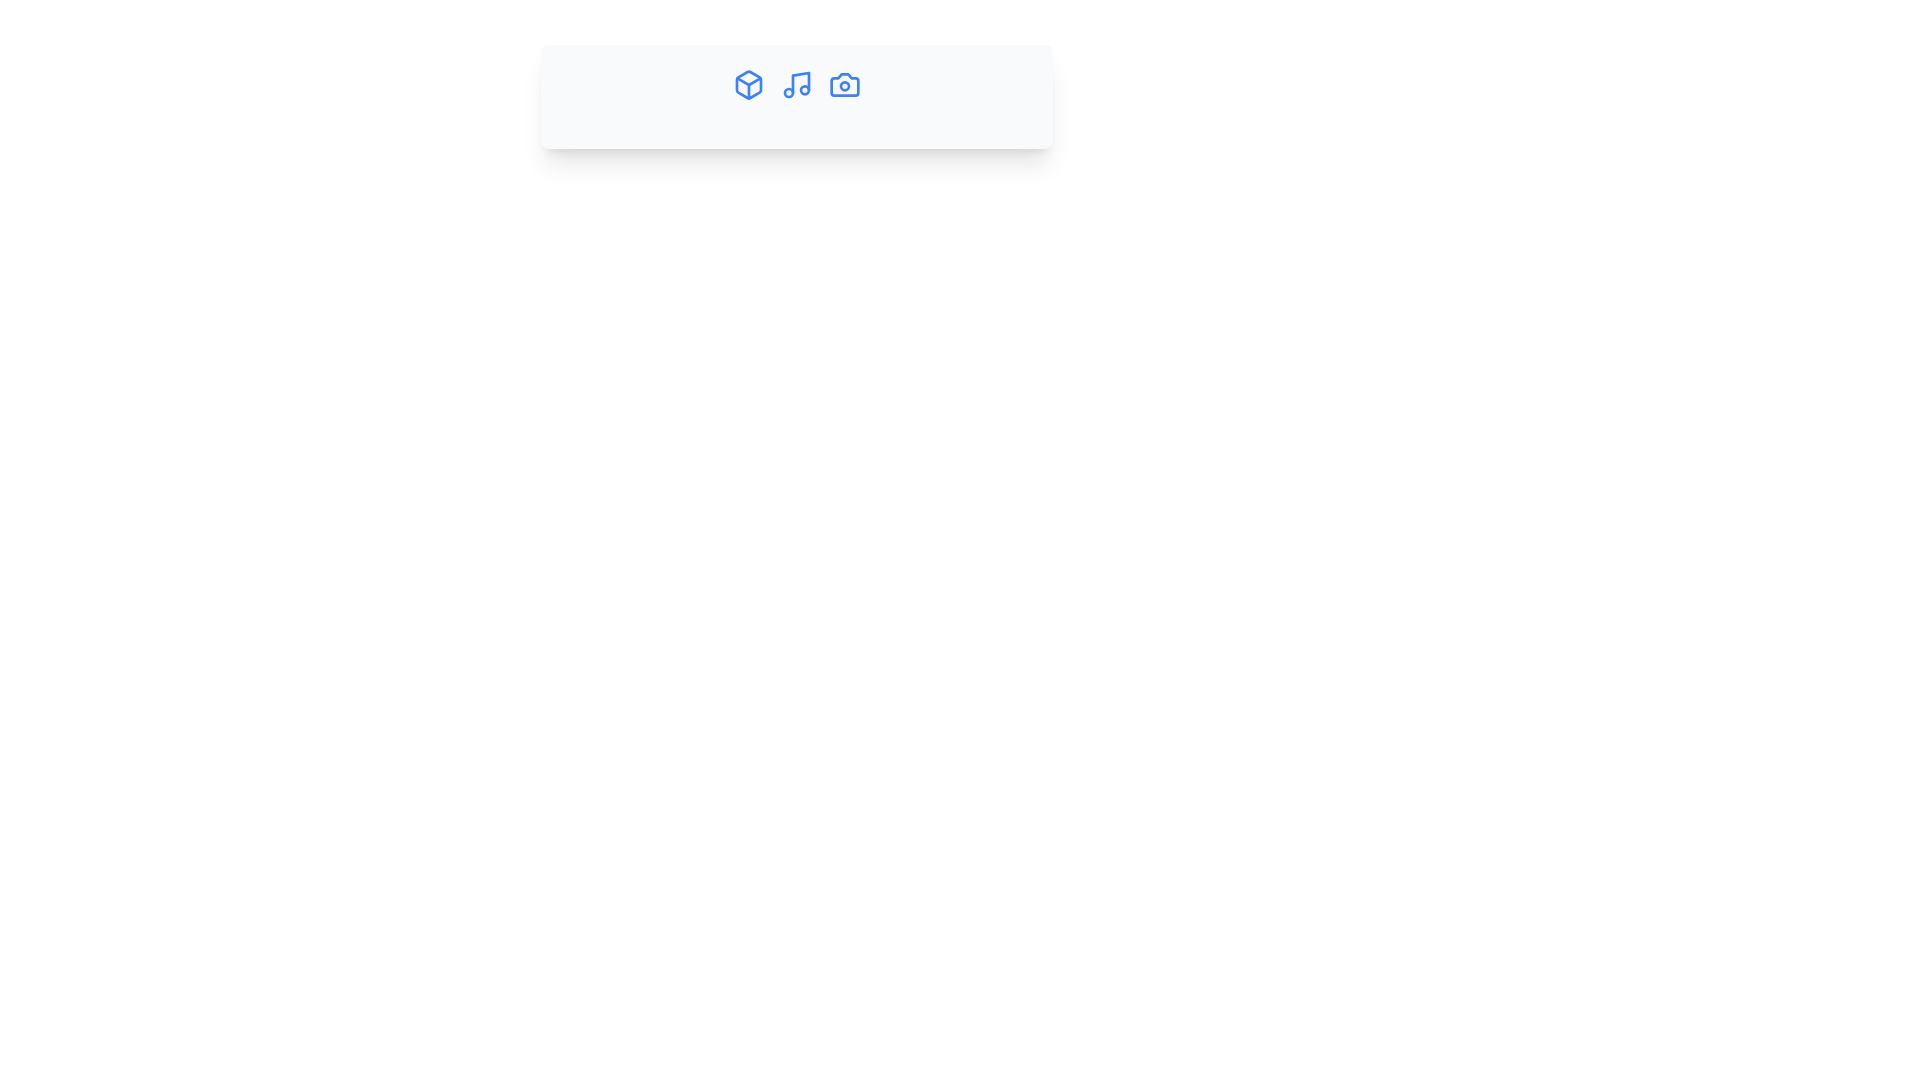 The image size is (1920, 1080). What do you see at coordinates (747, 83) in the screenshot?
I see `the blue 3D box icon located at the leftmost part of the row to trigger the scale-up animation` at bounding box center [747, 83].